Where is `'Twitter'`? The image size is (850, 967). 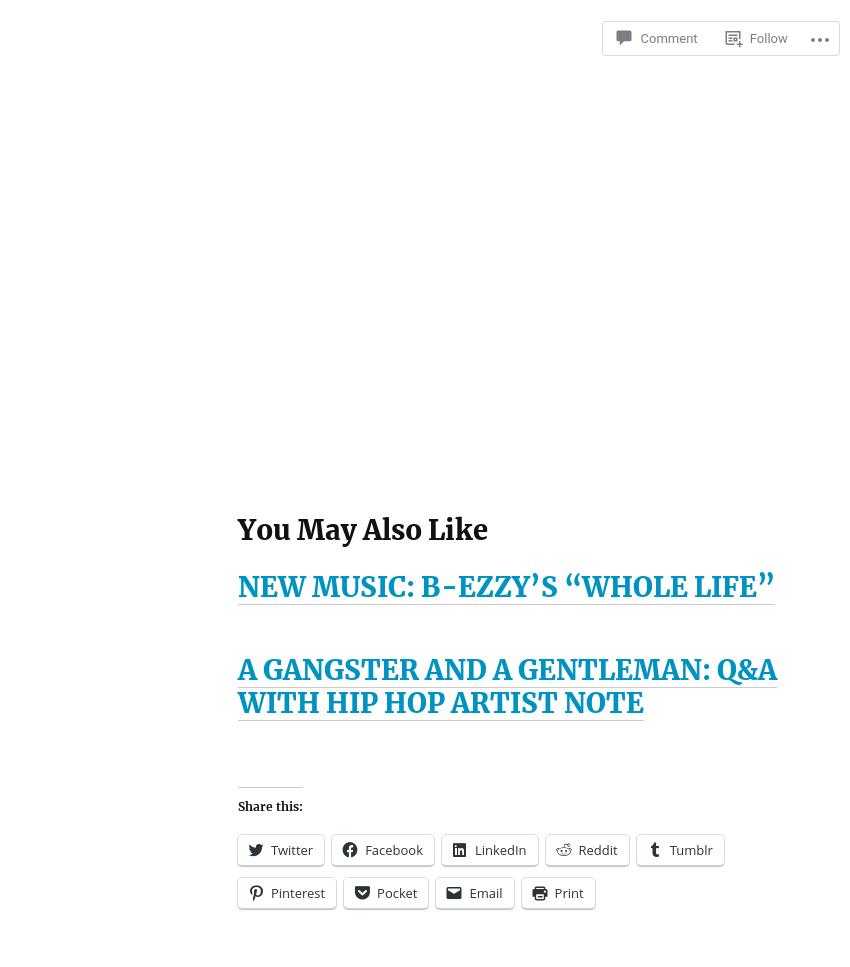
'Twitter' is located at coordinates (290, 849).